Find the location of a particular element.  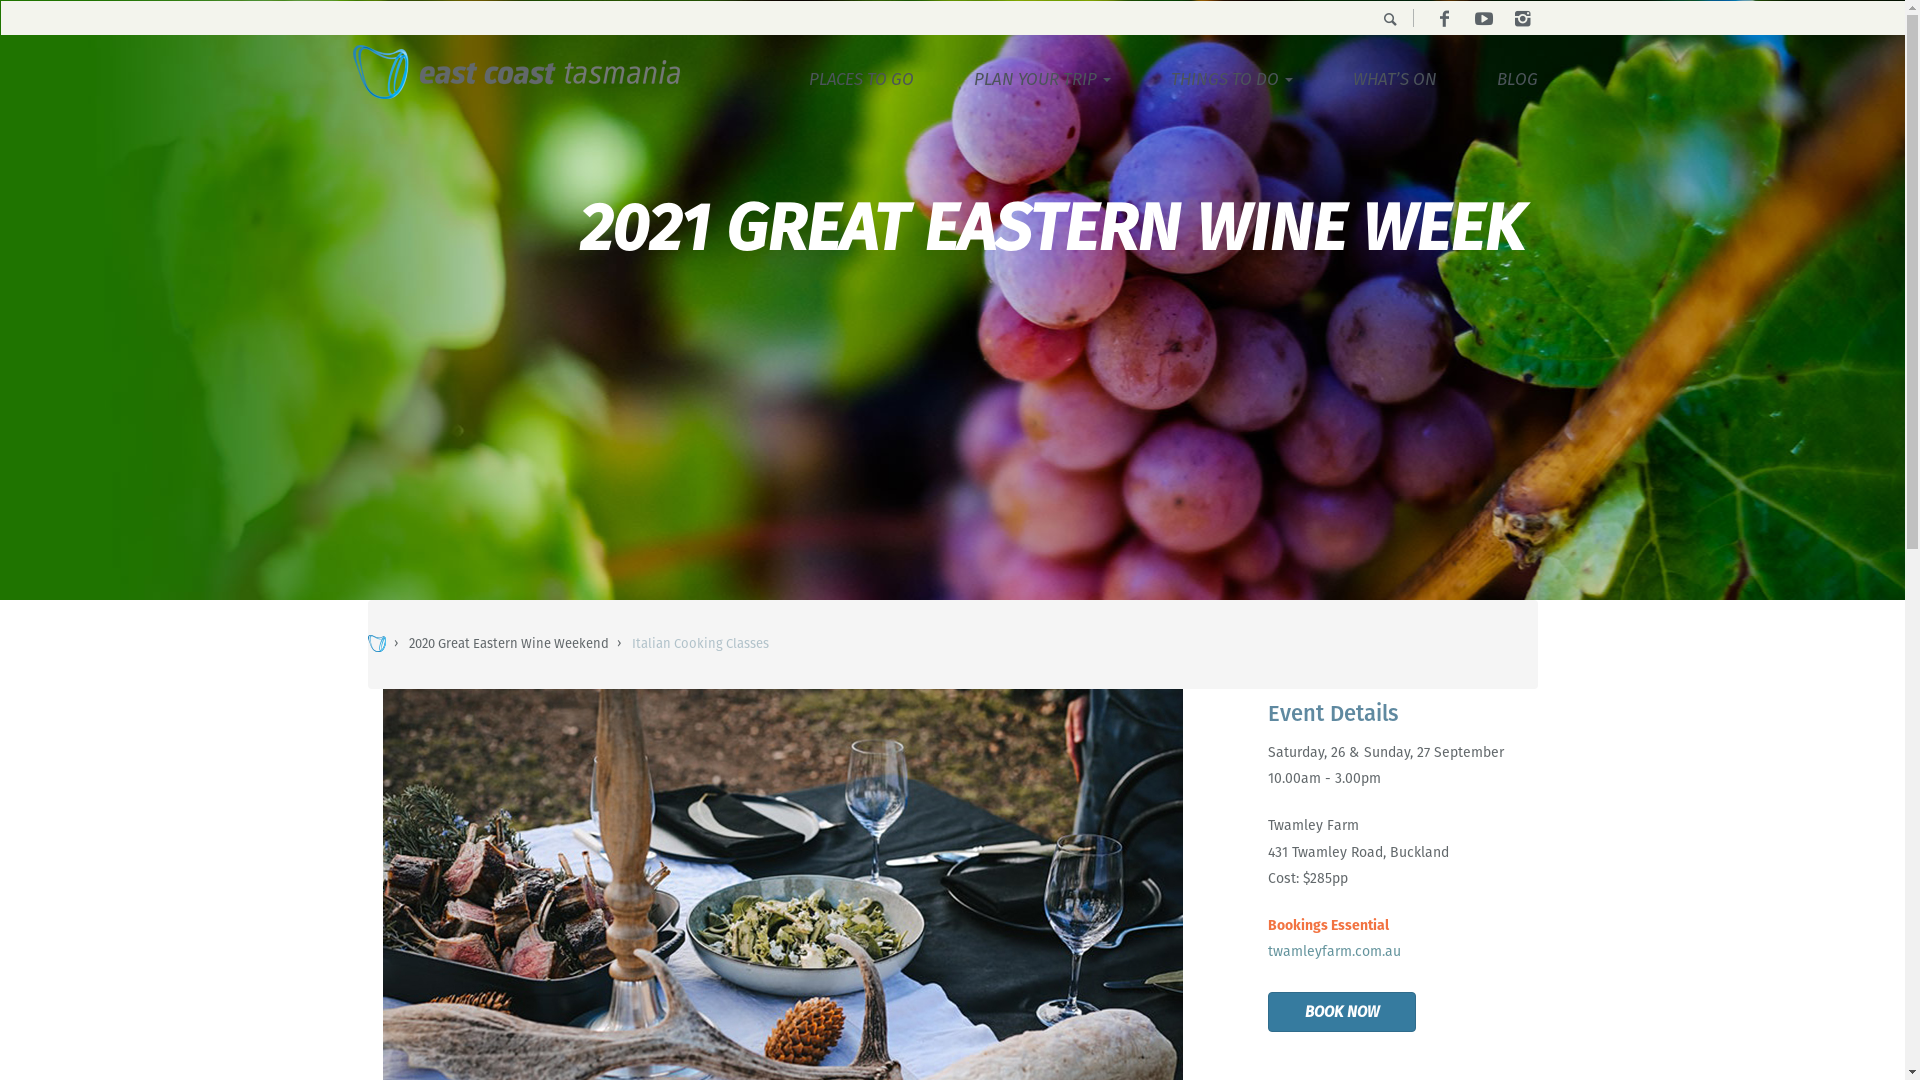

'THINGS TO DO' is located at coordinates (1140, 77).